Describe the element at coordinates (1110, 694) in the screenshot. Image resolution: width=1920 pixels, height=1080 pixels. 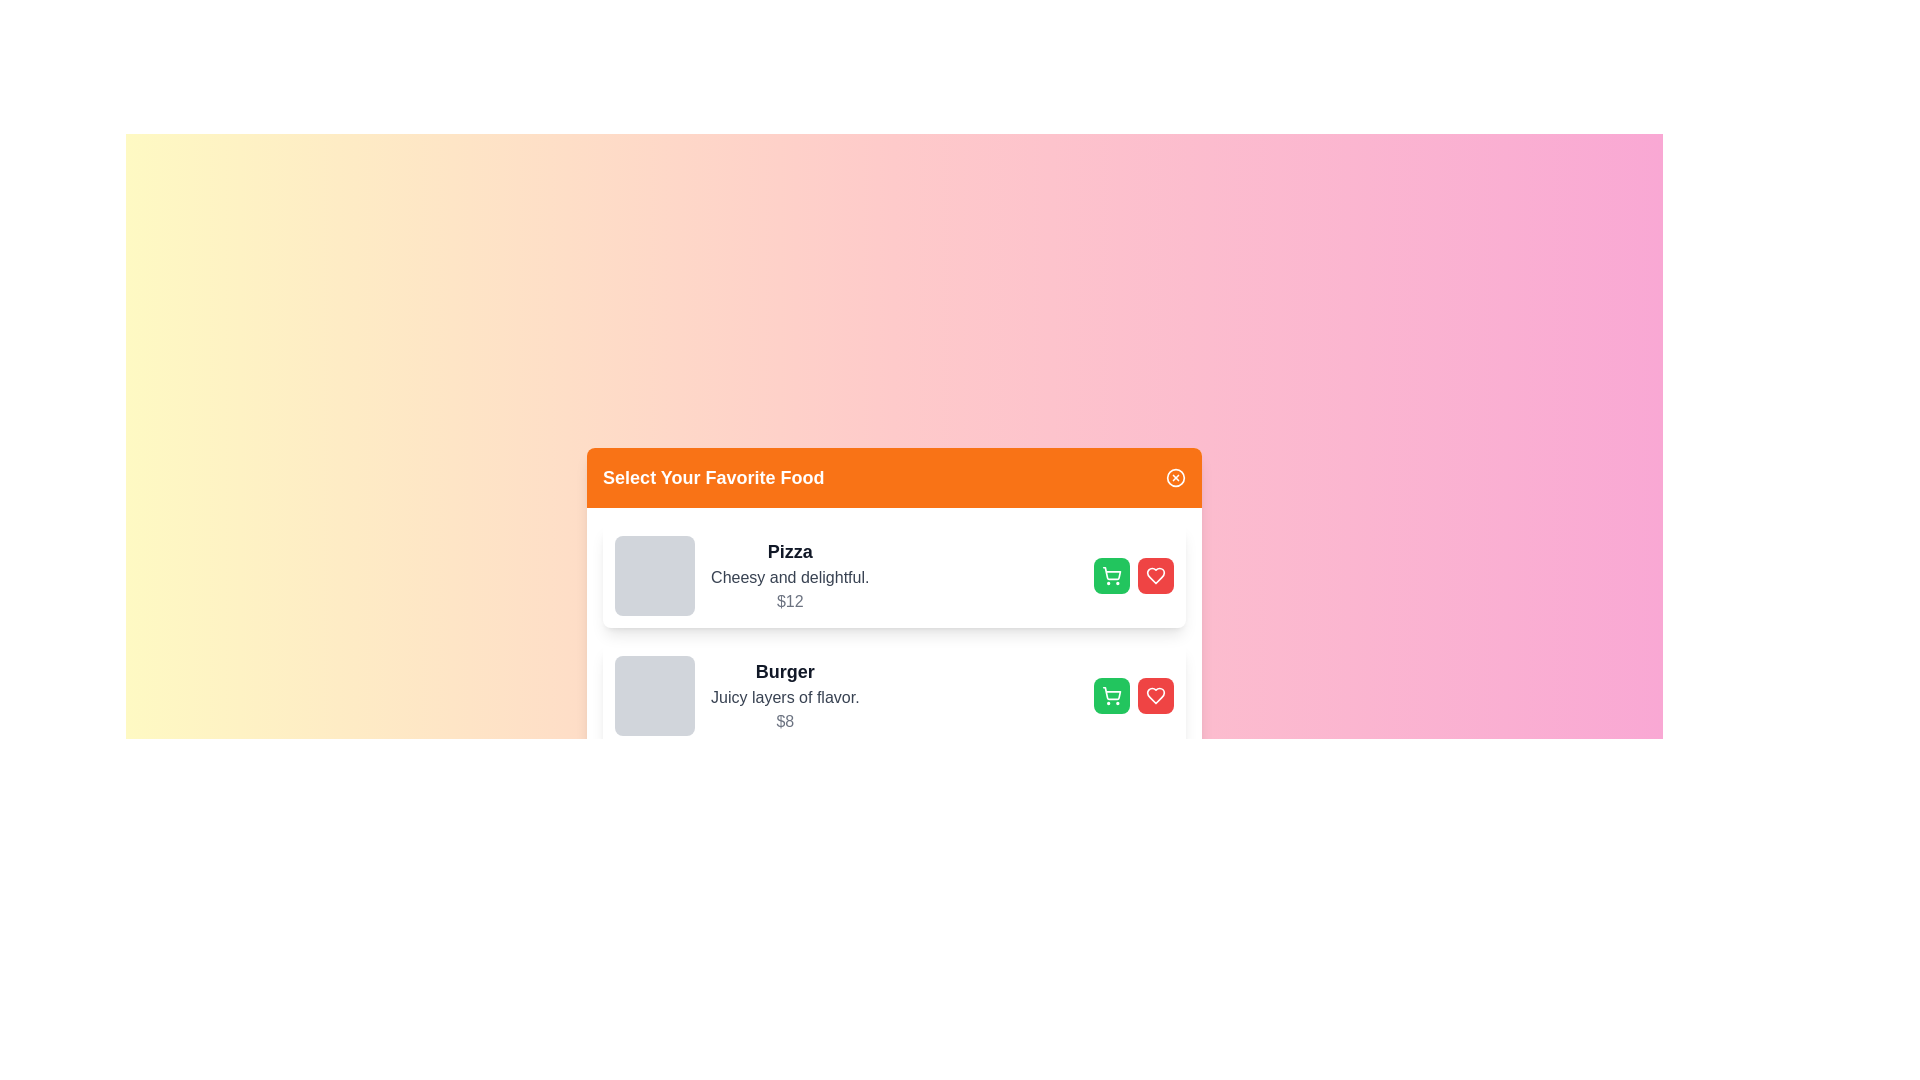
I see `green button to add the selected food item to the cart. The food item can be specified as Burger` at that location.